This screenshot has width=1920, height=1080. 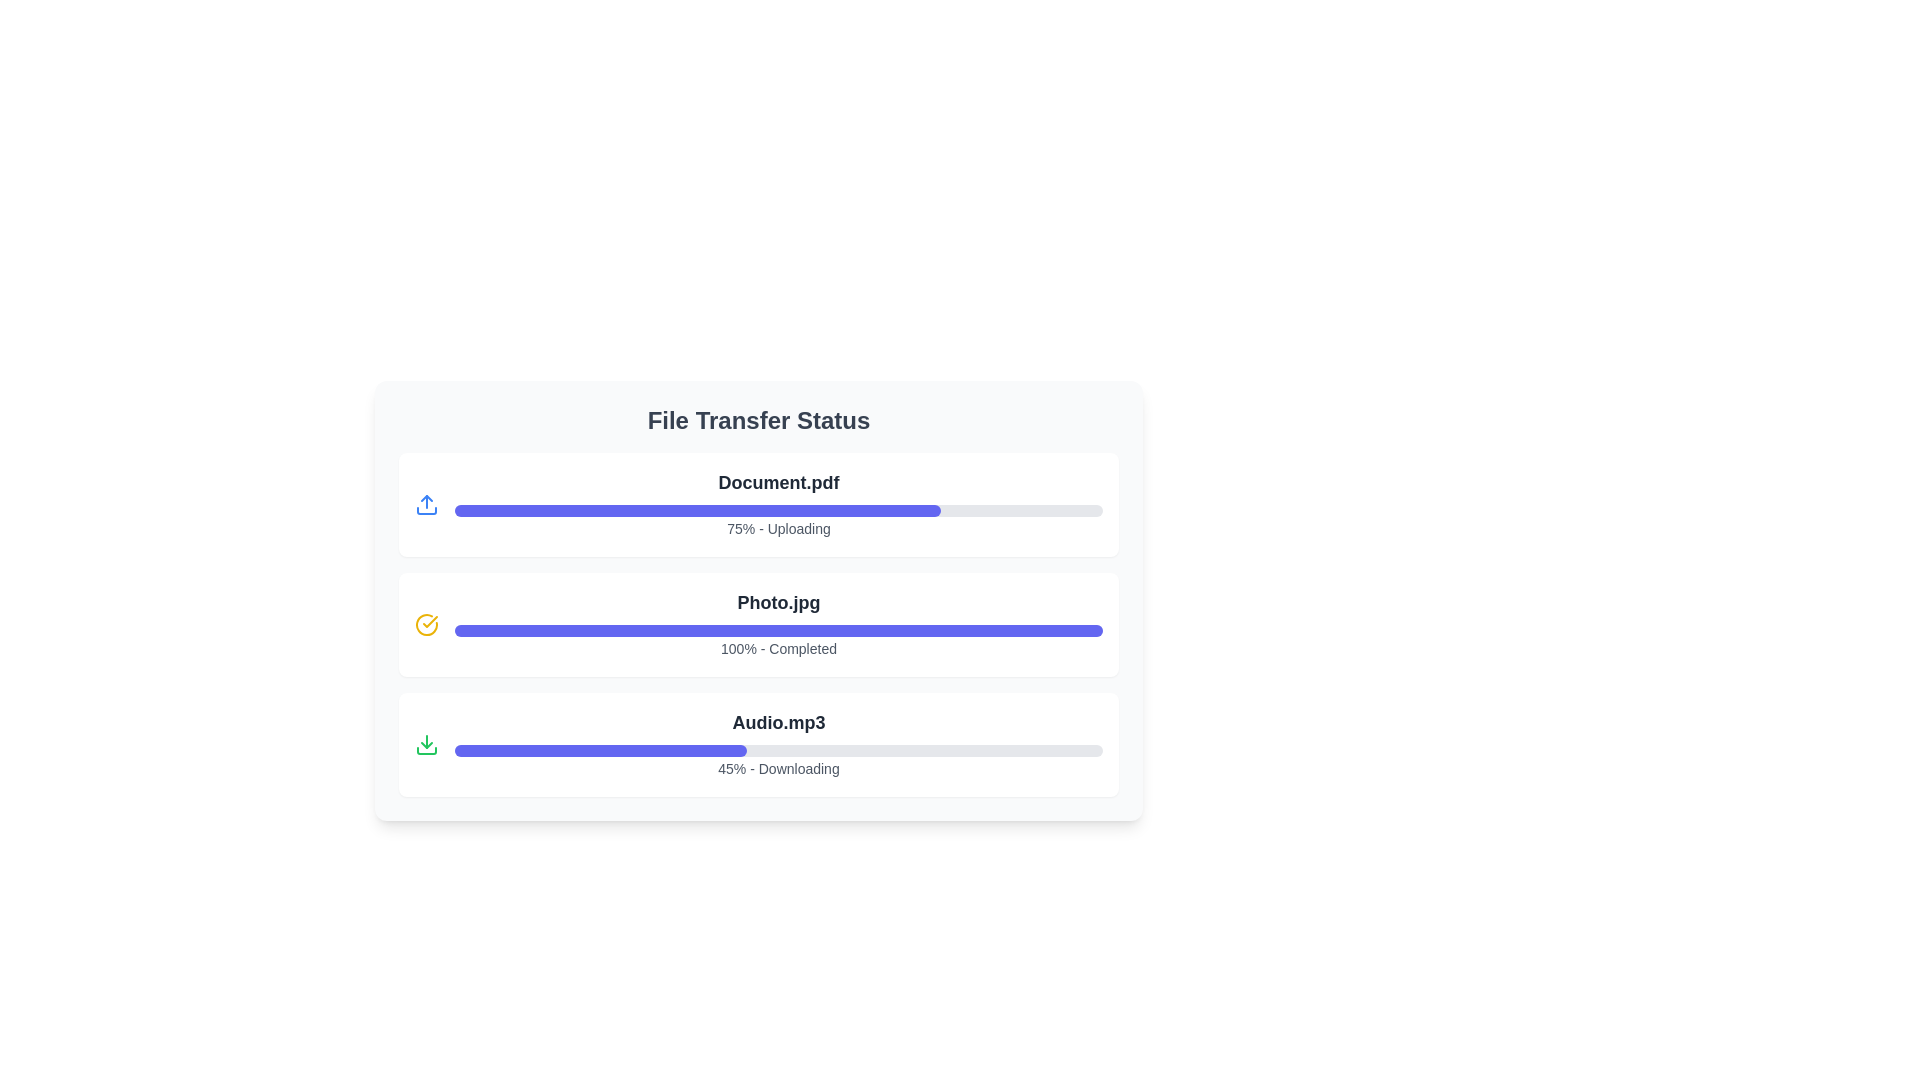 I want to click on the second progress bar indicating the status of 'Photo.jpg' which is styled with a light gray background and a blue filled portion, located between the text 'Photo.jpg' and '100% - Completed', so click(x=777, y=631).